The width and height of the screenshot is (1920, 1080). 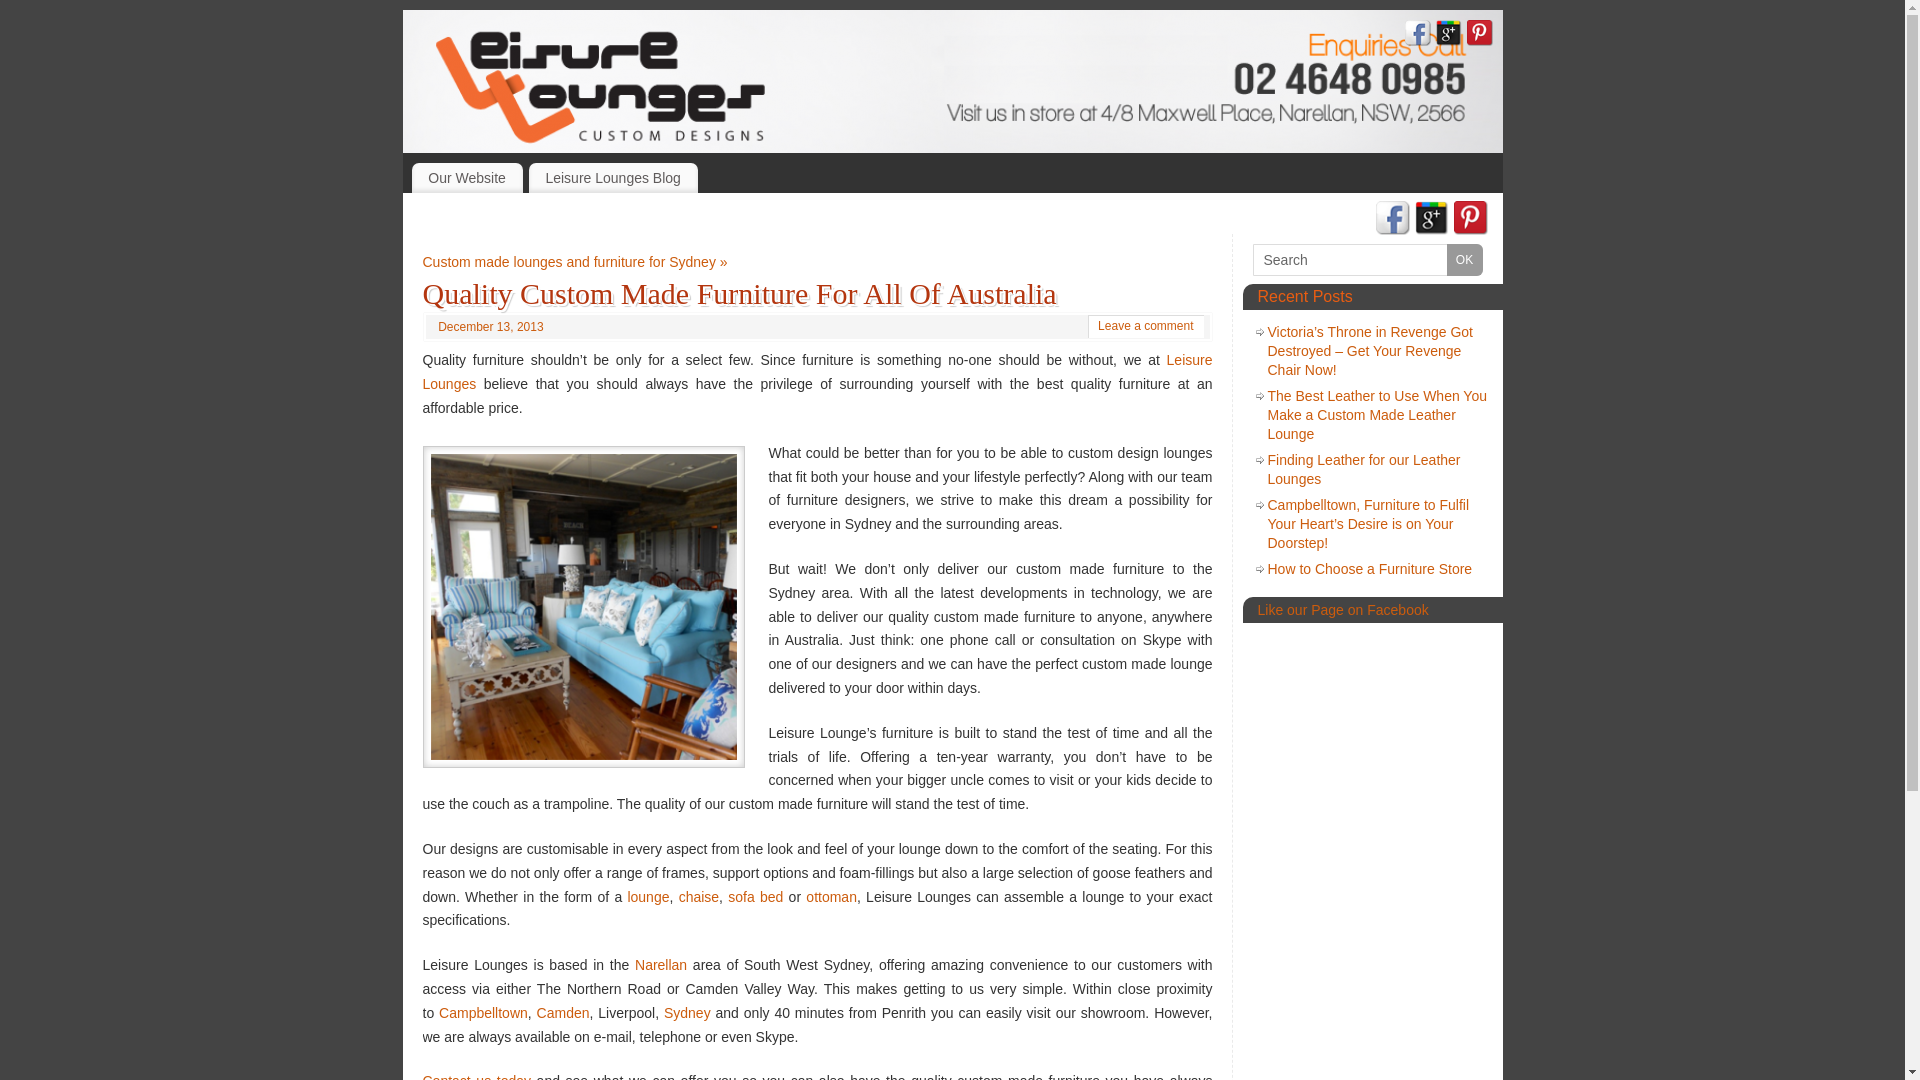 I want to click on 'chaise', so click(x=699, y=896).